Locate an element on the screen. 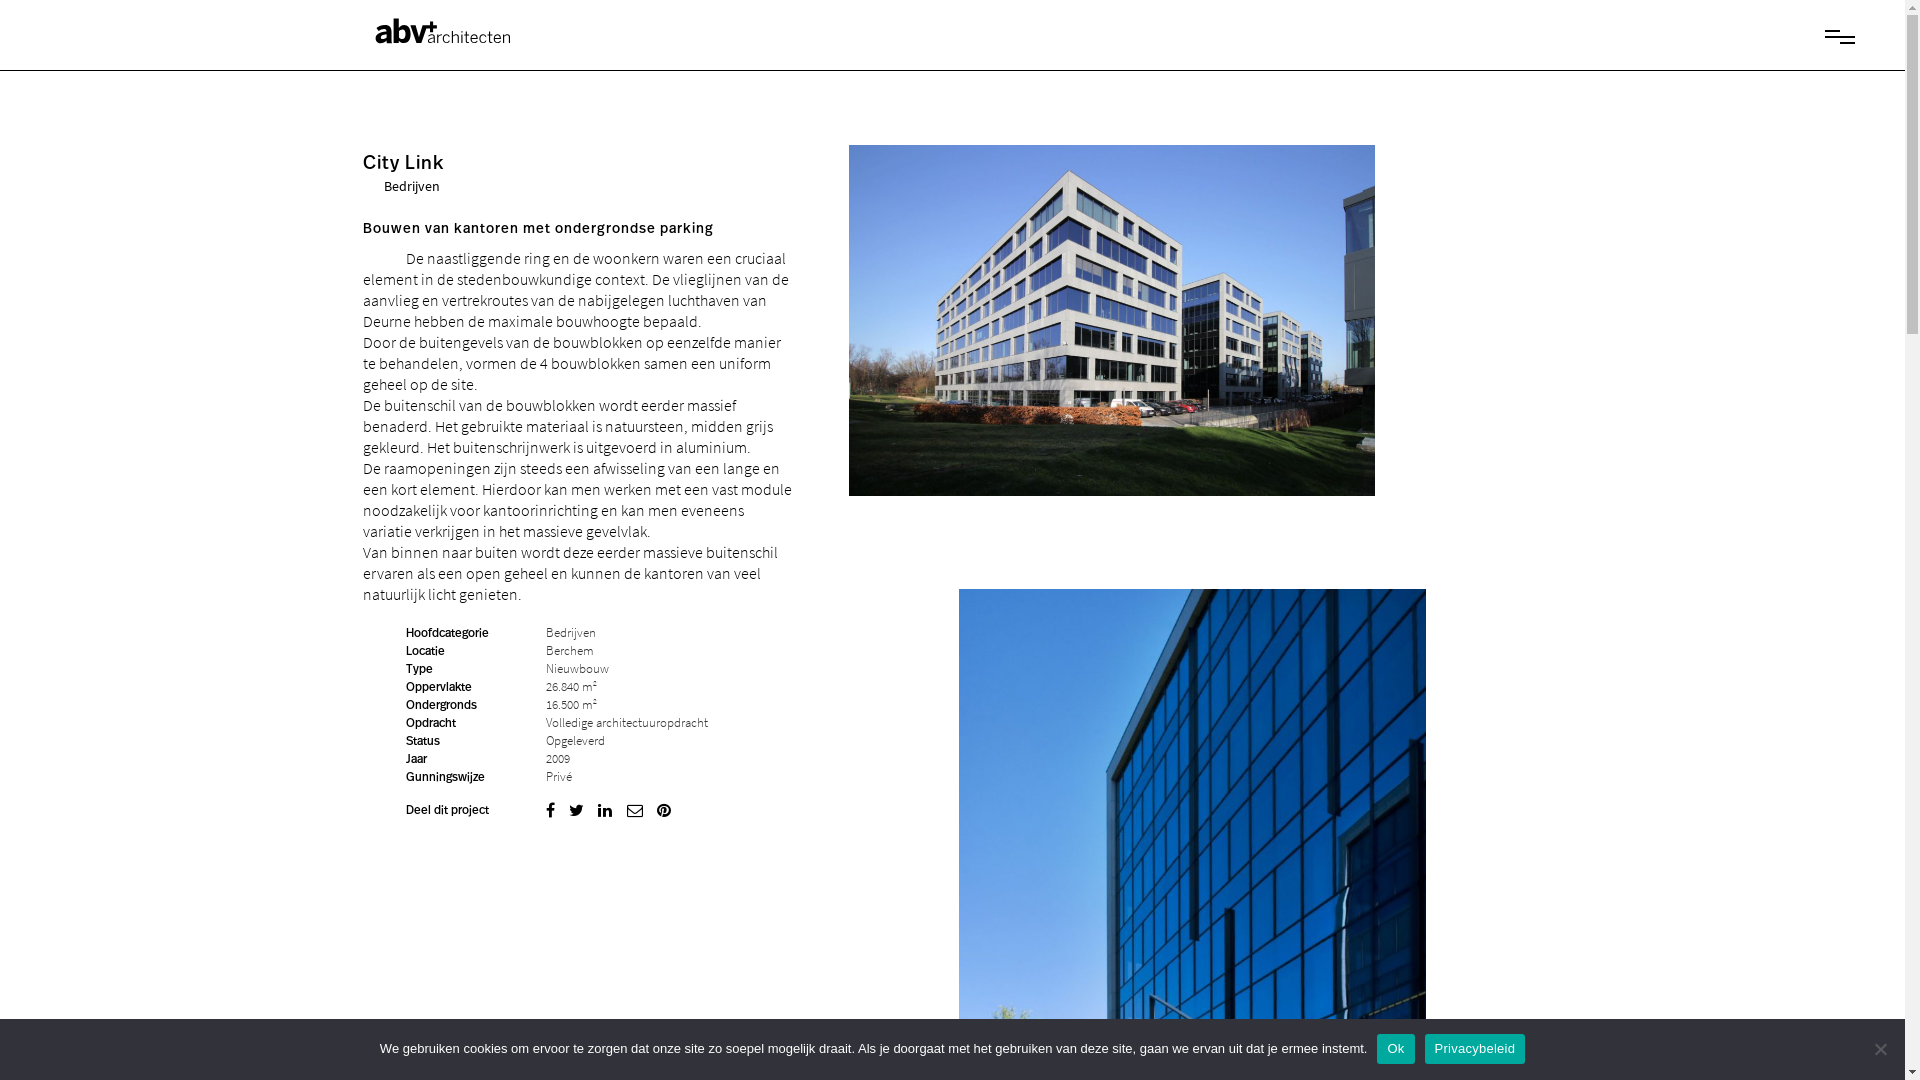 Image resolution: width=1920 pixels, height=1080 pixels. 'Ok' is located at coordinates (1394, 1048).